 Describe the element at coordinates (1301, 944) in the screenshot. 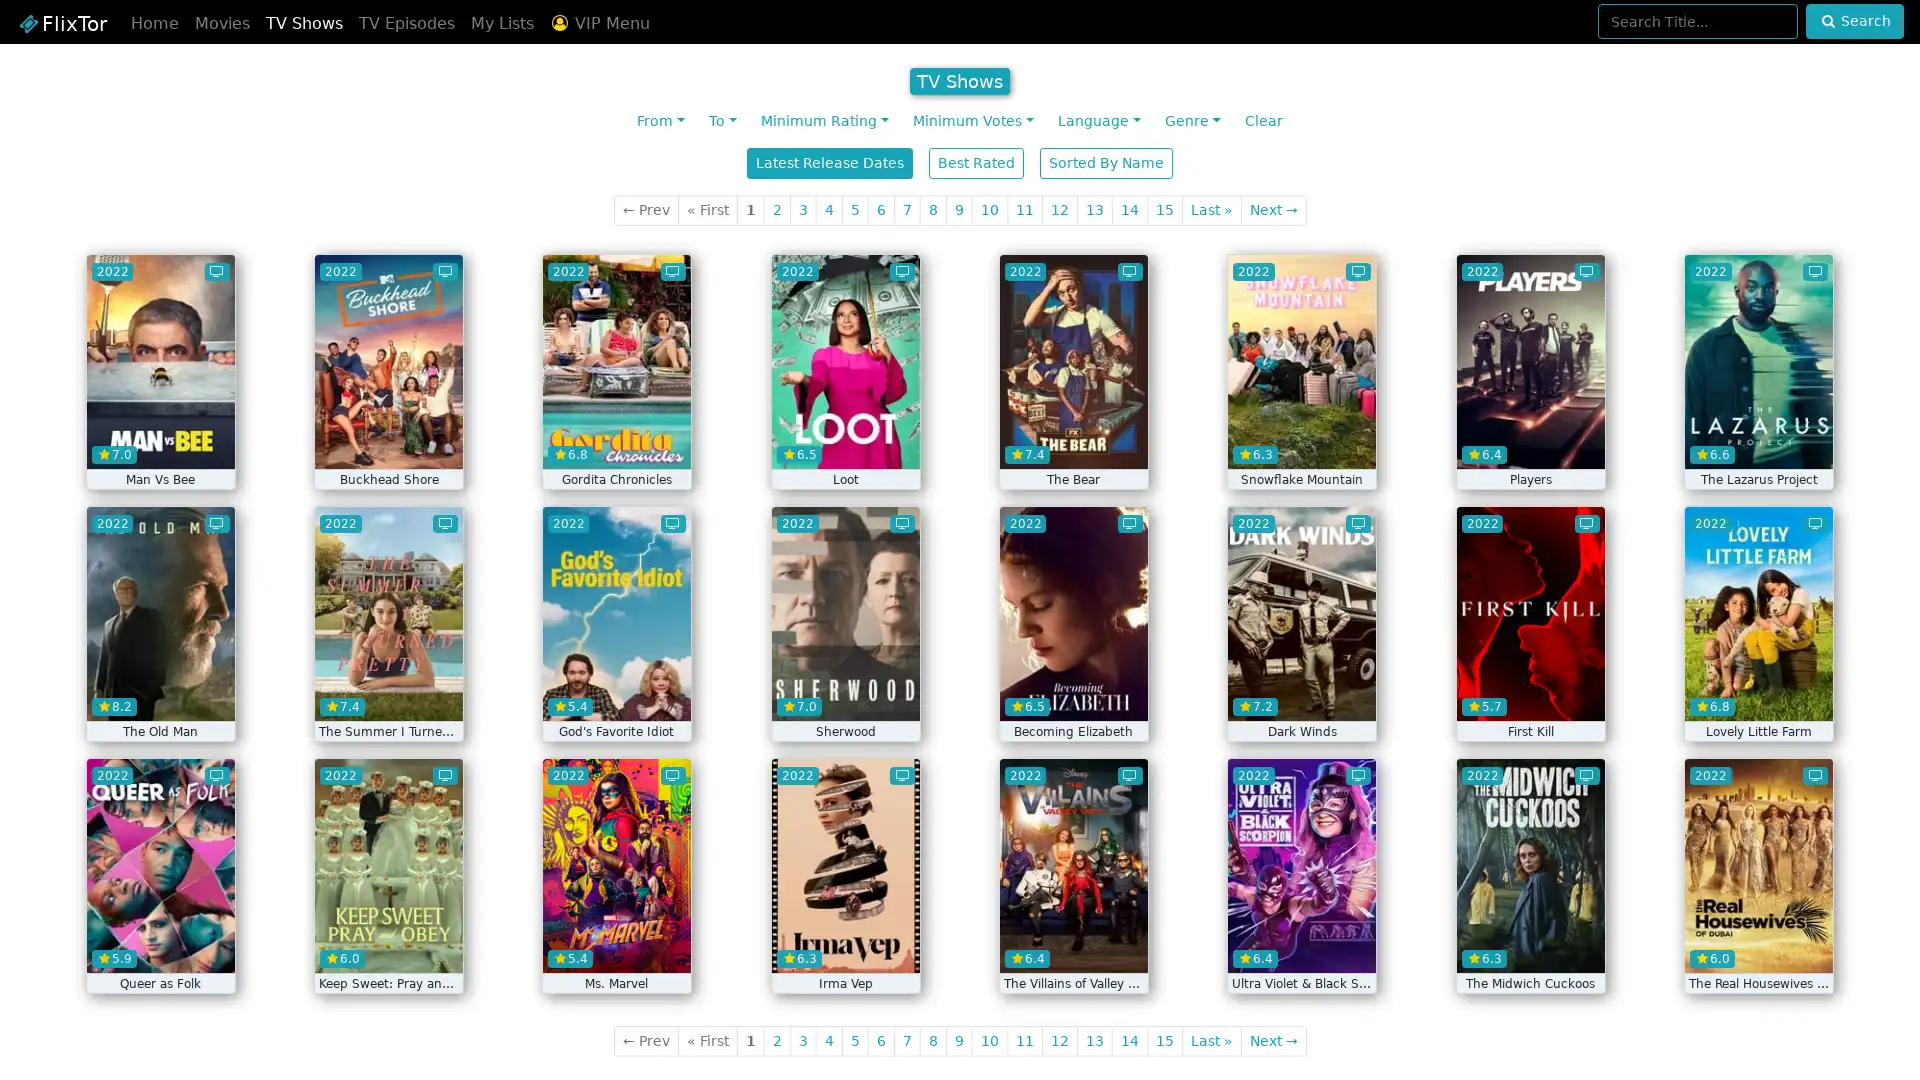

I see `Watch Now` at that location.